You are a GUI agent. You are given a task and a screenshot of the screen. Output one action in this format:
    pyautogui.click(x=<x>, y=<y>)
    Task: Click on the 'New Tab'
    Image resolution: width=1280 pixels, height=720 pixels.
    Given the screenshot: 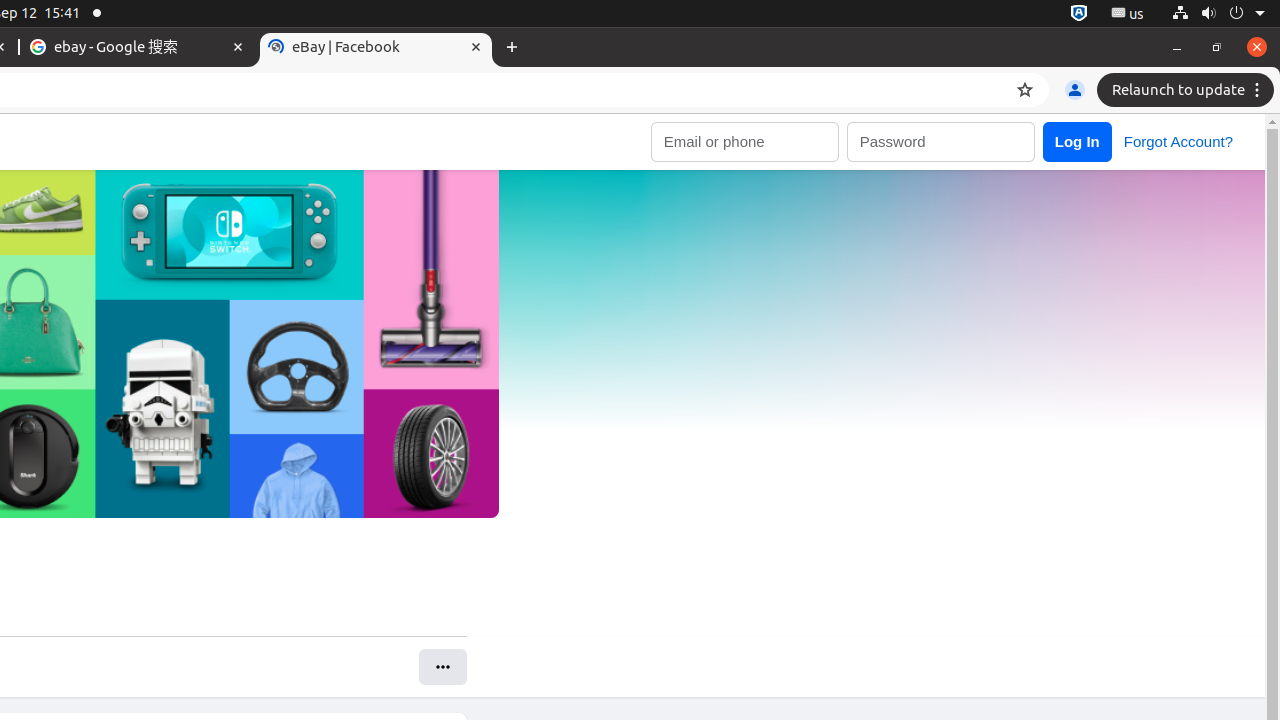 What is the action you would take?
    pyautogui.click(x=512, y=46)
    